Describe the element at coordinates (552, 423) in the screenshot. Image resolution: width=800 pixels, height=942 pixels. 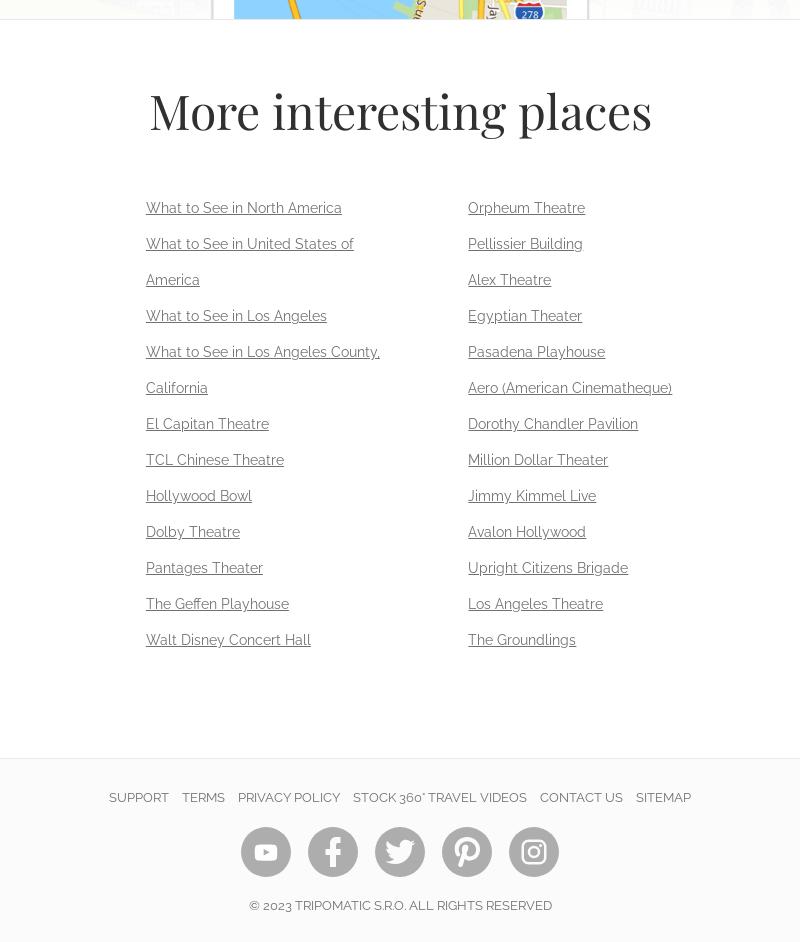
I see `'Dorothy Chandler Pavilion'` at that location.